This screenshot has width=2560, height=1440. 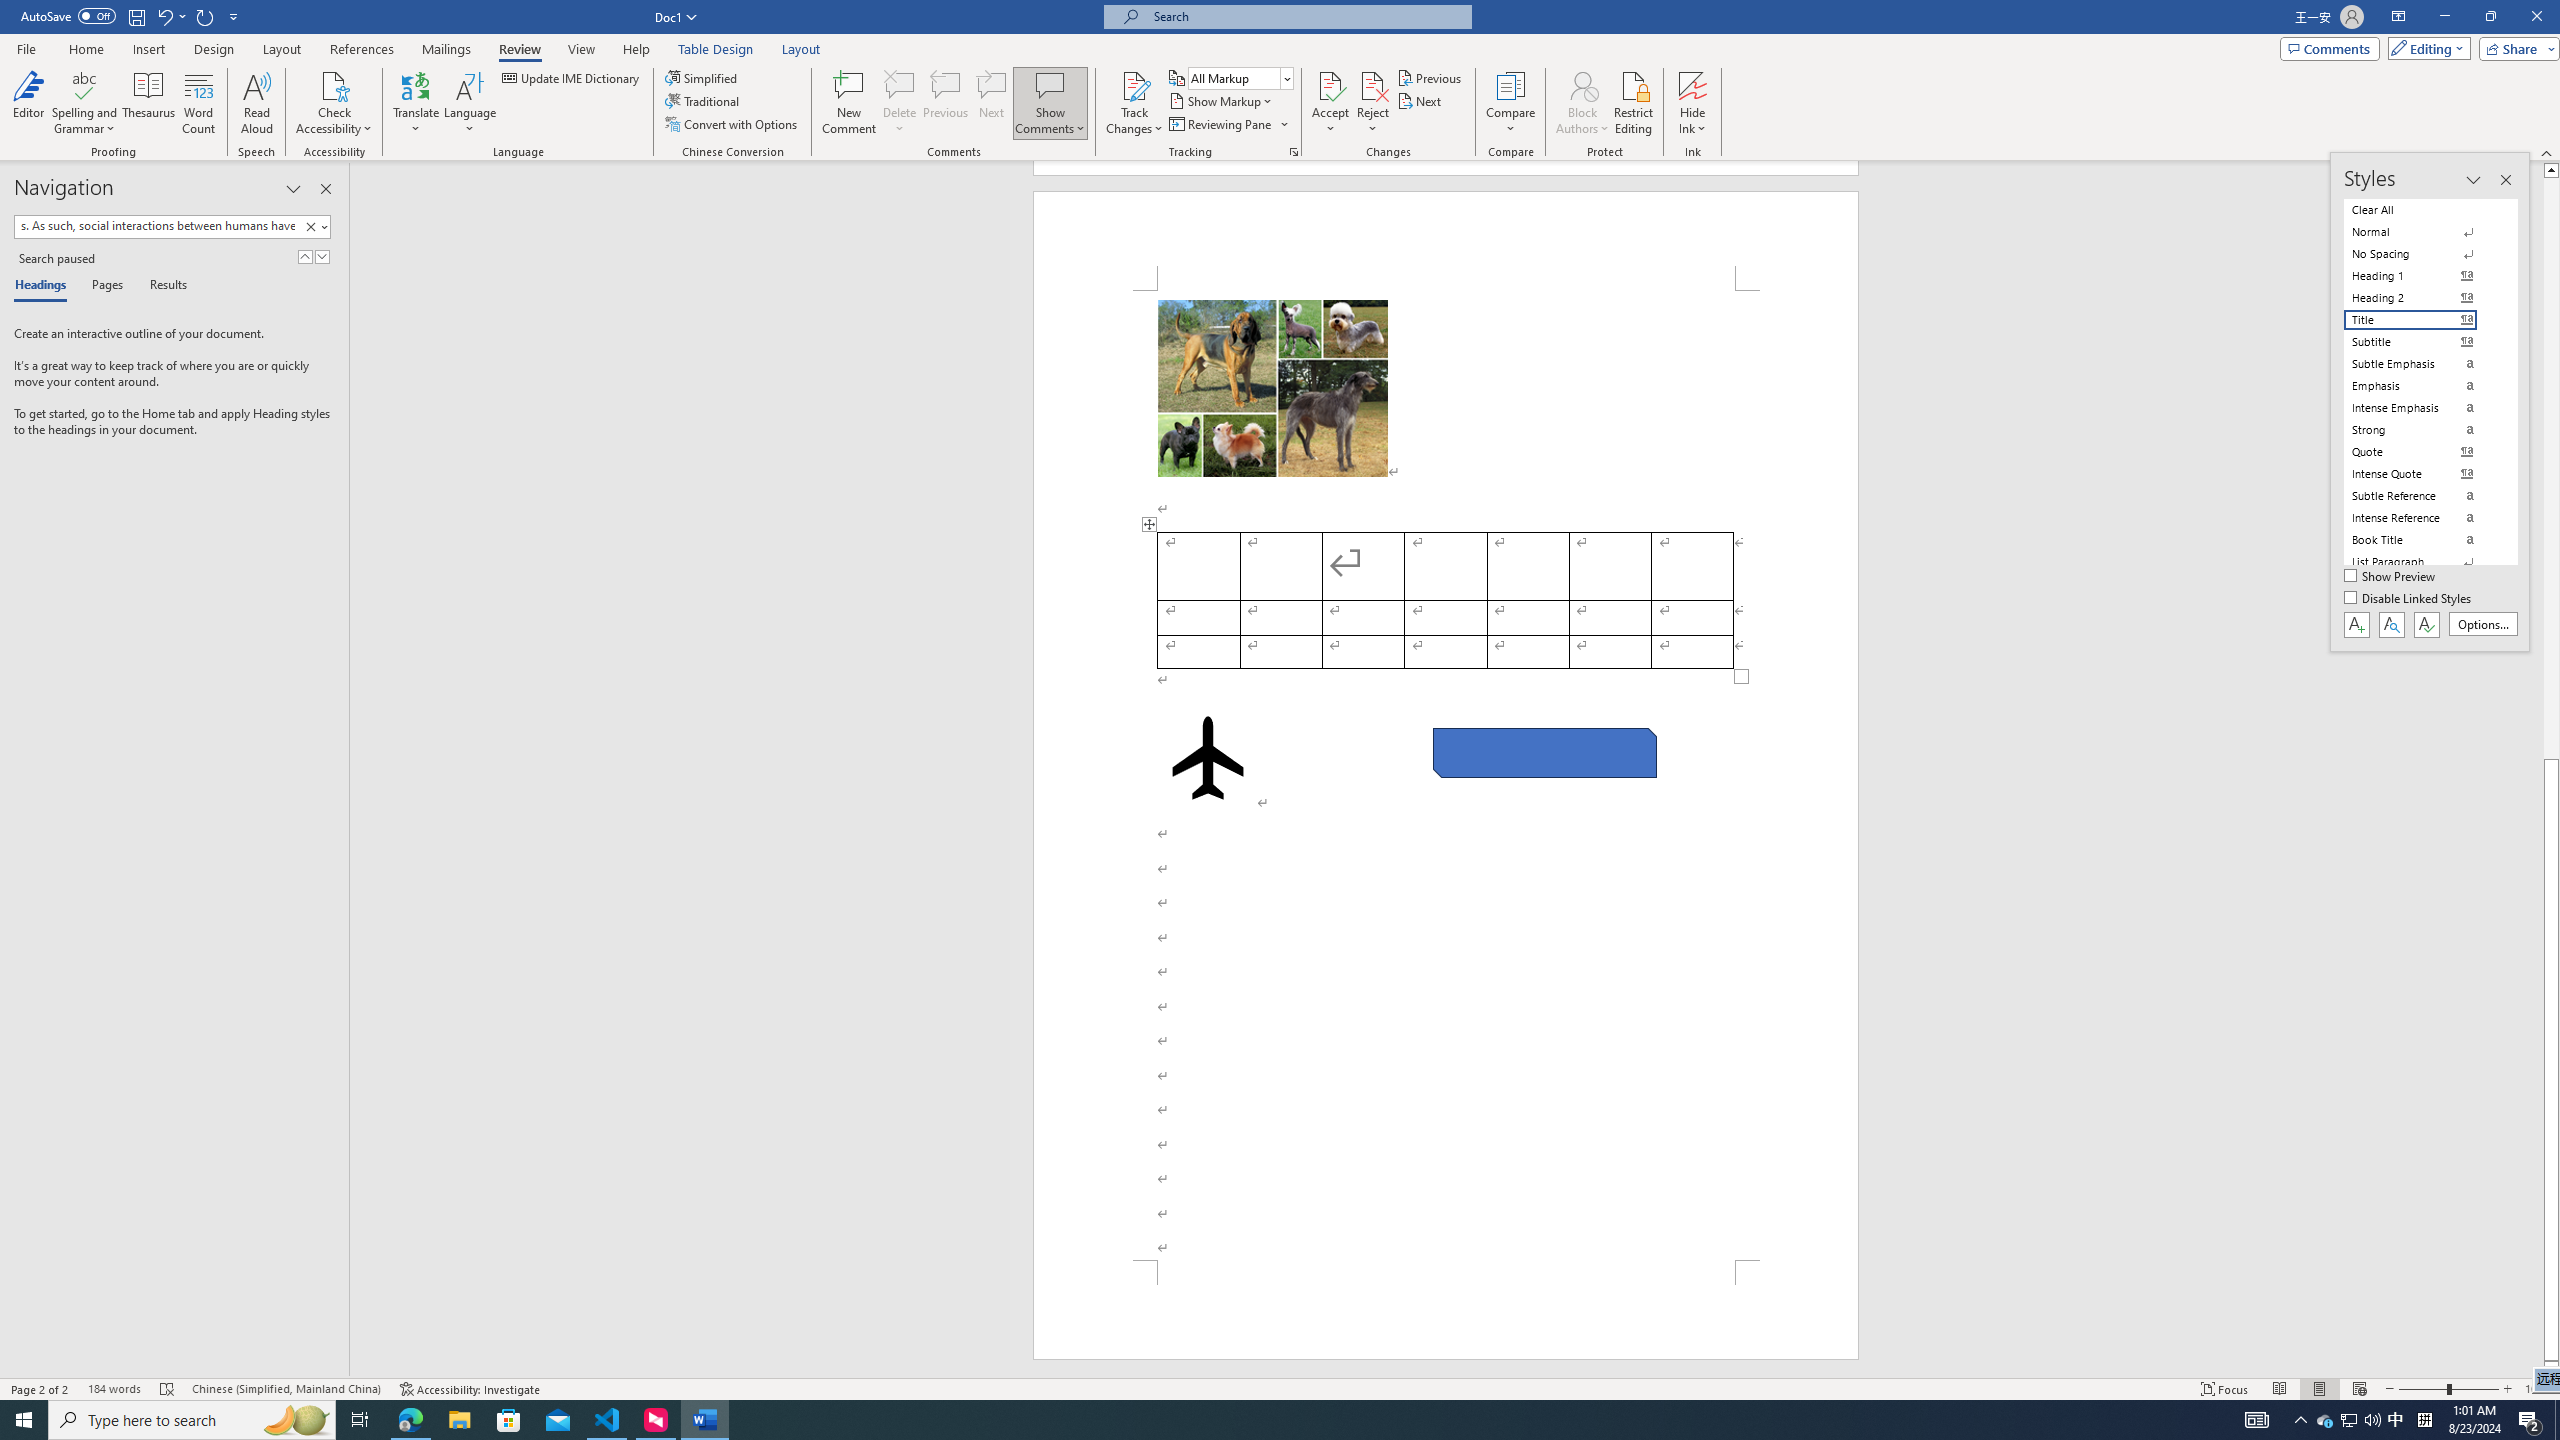 What do you see at coordinates (2483, 624) in the screenshot?
I see `'Options...'` at bounding box center [2483, 624].